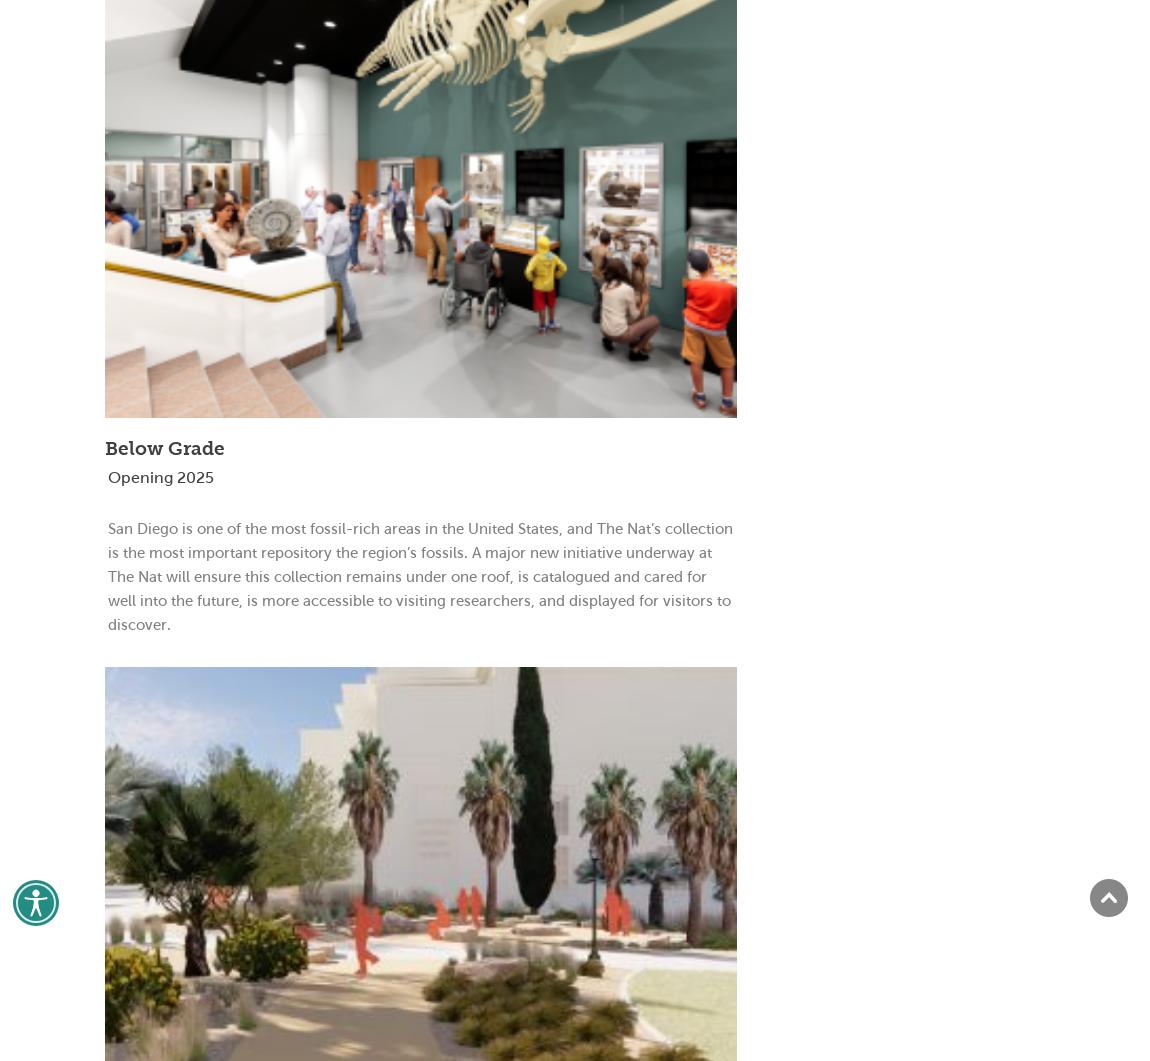 The height and width of the screenshot is (1061, 1150). I want to click on 'and displayed fo', so click(592, 598).